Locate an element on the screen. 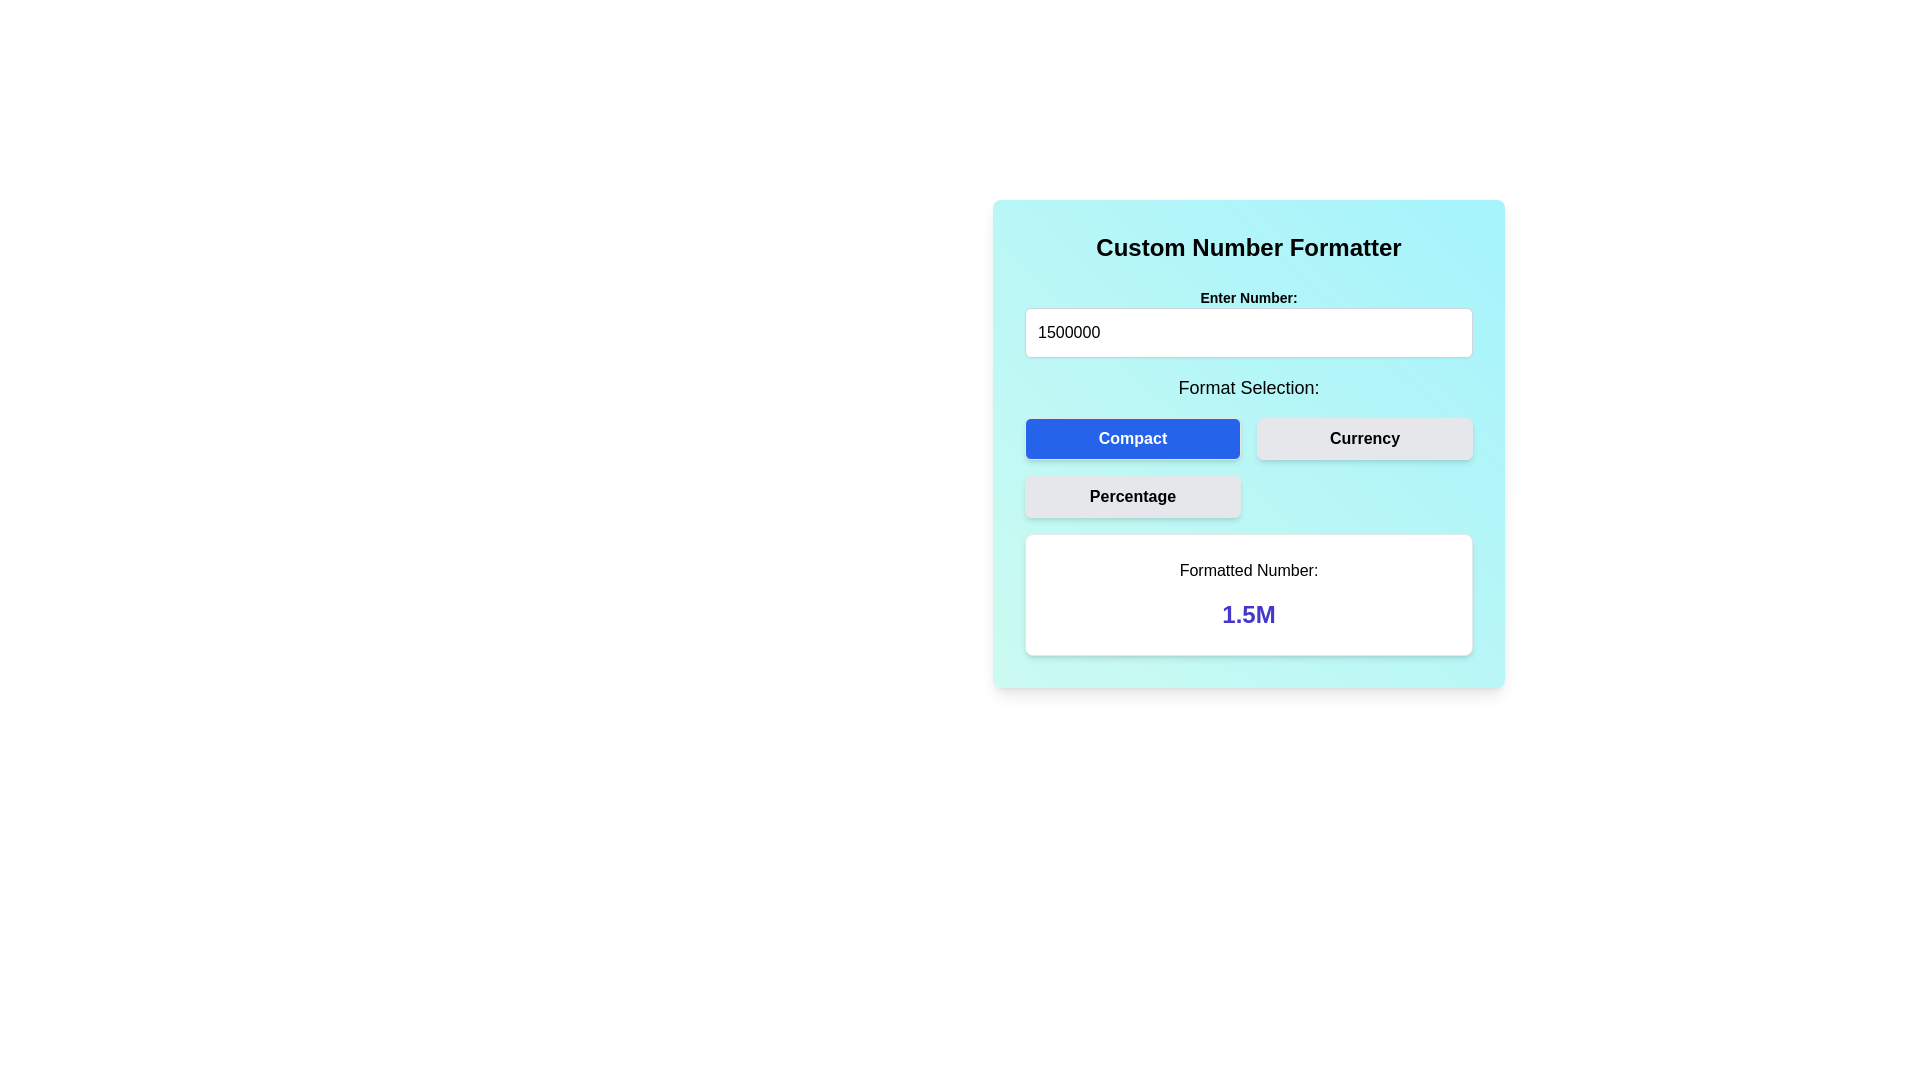  the Static text section displaying the formatted number '1.5M', which is emphasized in a larger, bold indigo font, located below the 'Format Selection' section is located at coordinates (1247, 593).